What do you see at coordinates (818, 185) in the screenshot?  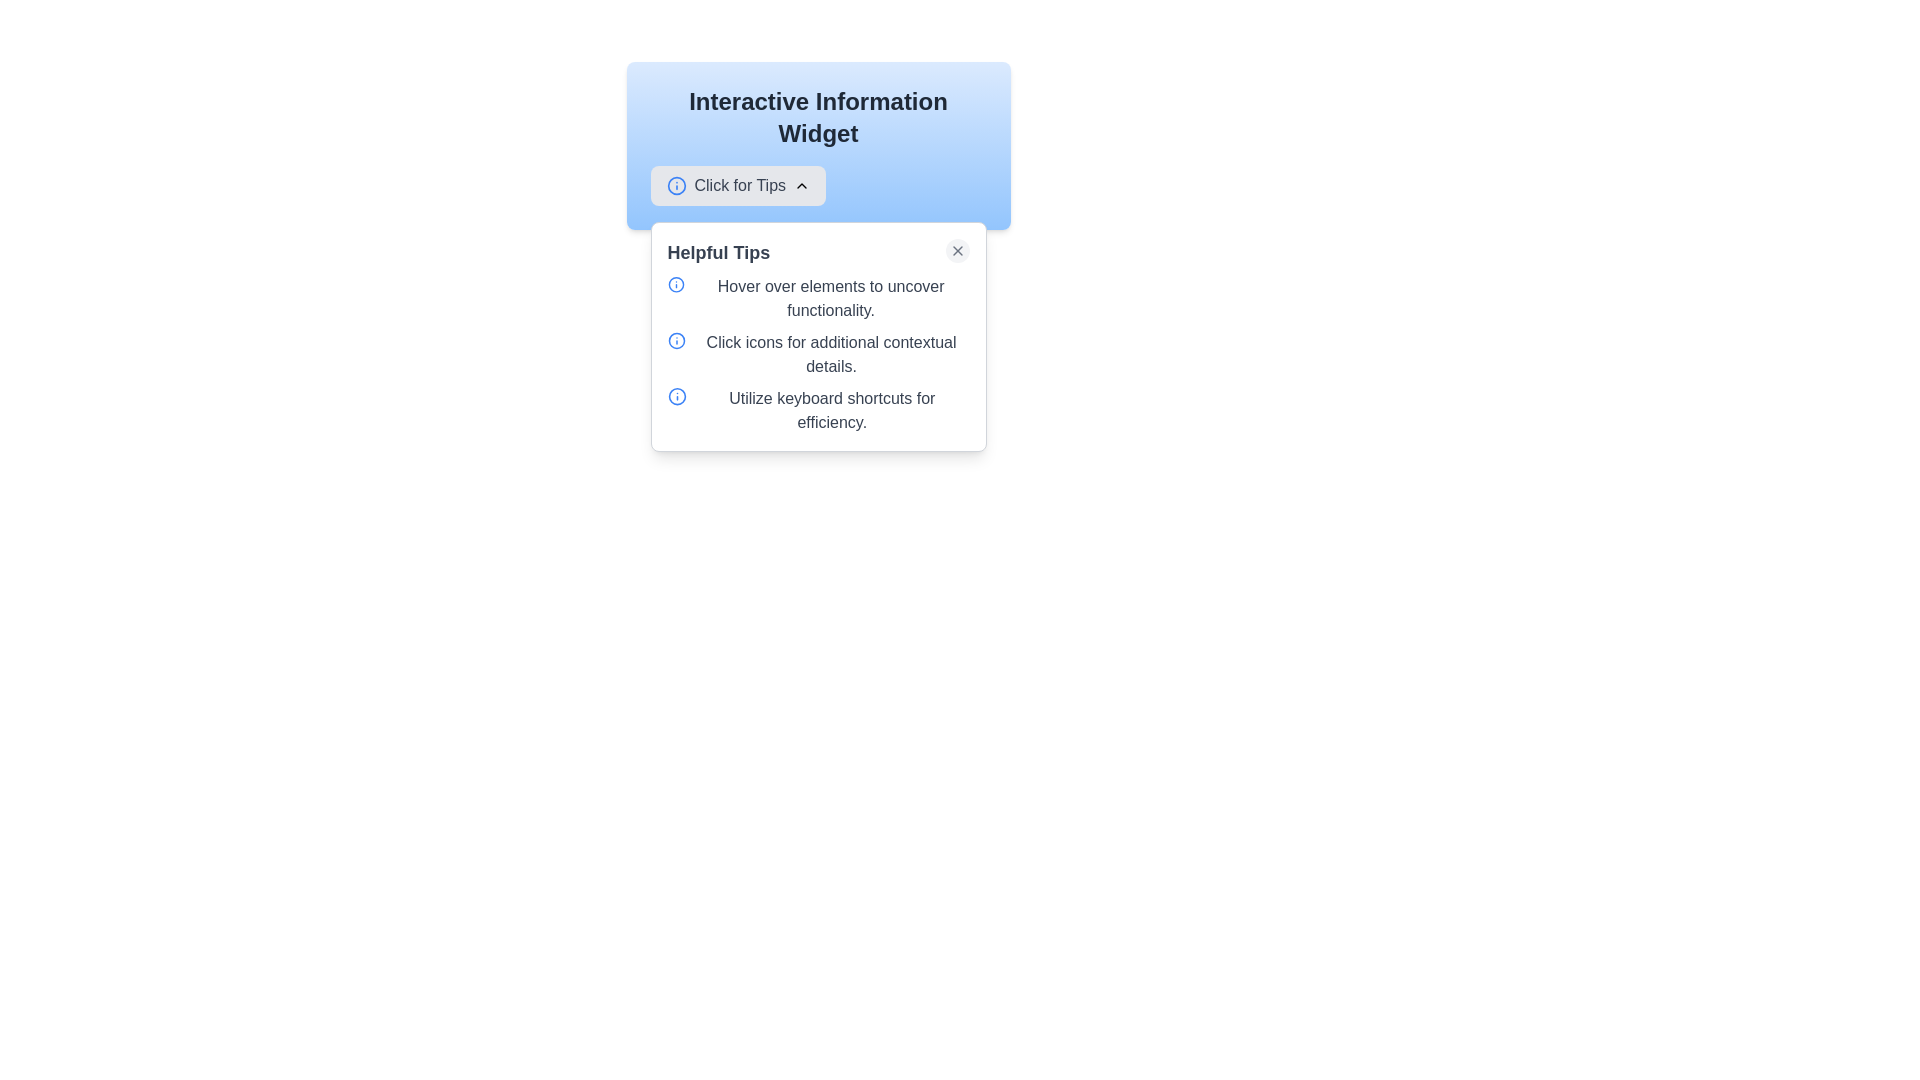 I see `the toggle button located beneath the 'Interactive Information Widget' title to show or hide the tips popup` at bounding box center [818, 185].